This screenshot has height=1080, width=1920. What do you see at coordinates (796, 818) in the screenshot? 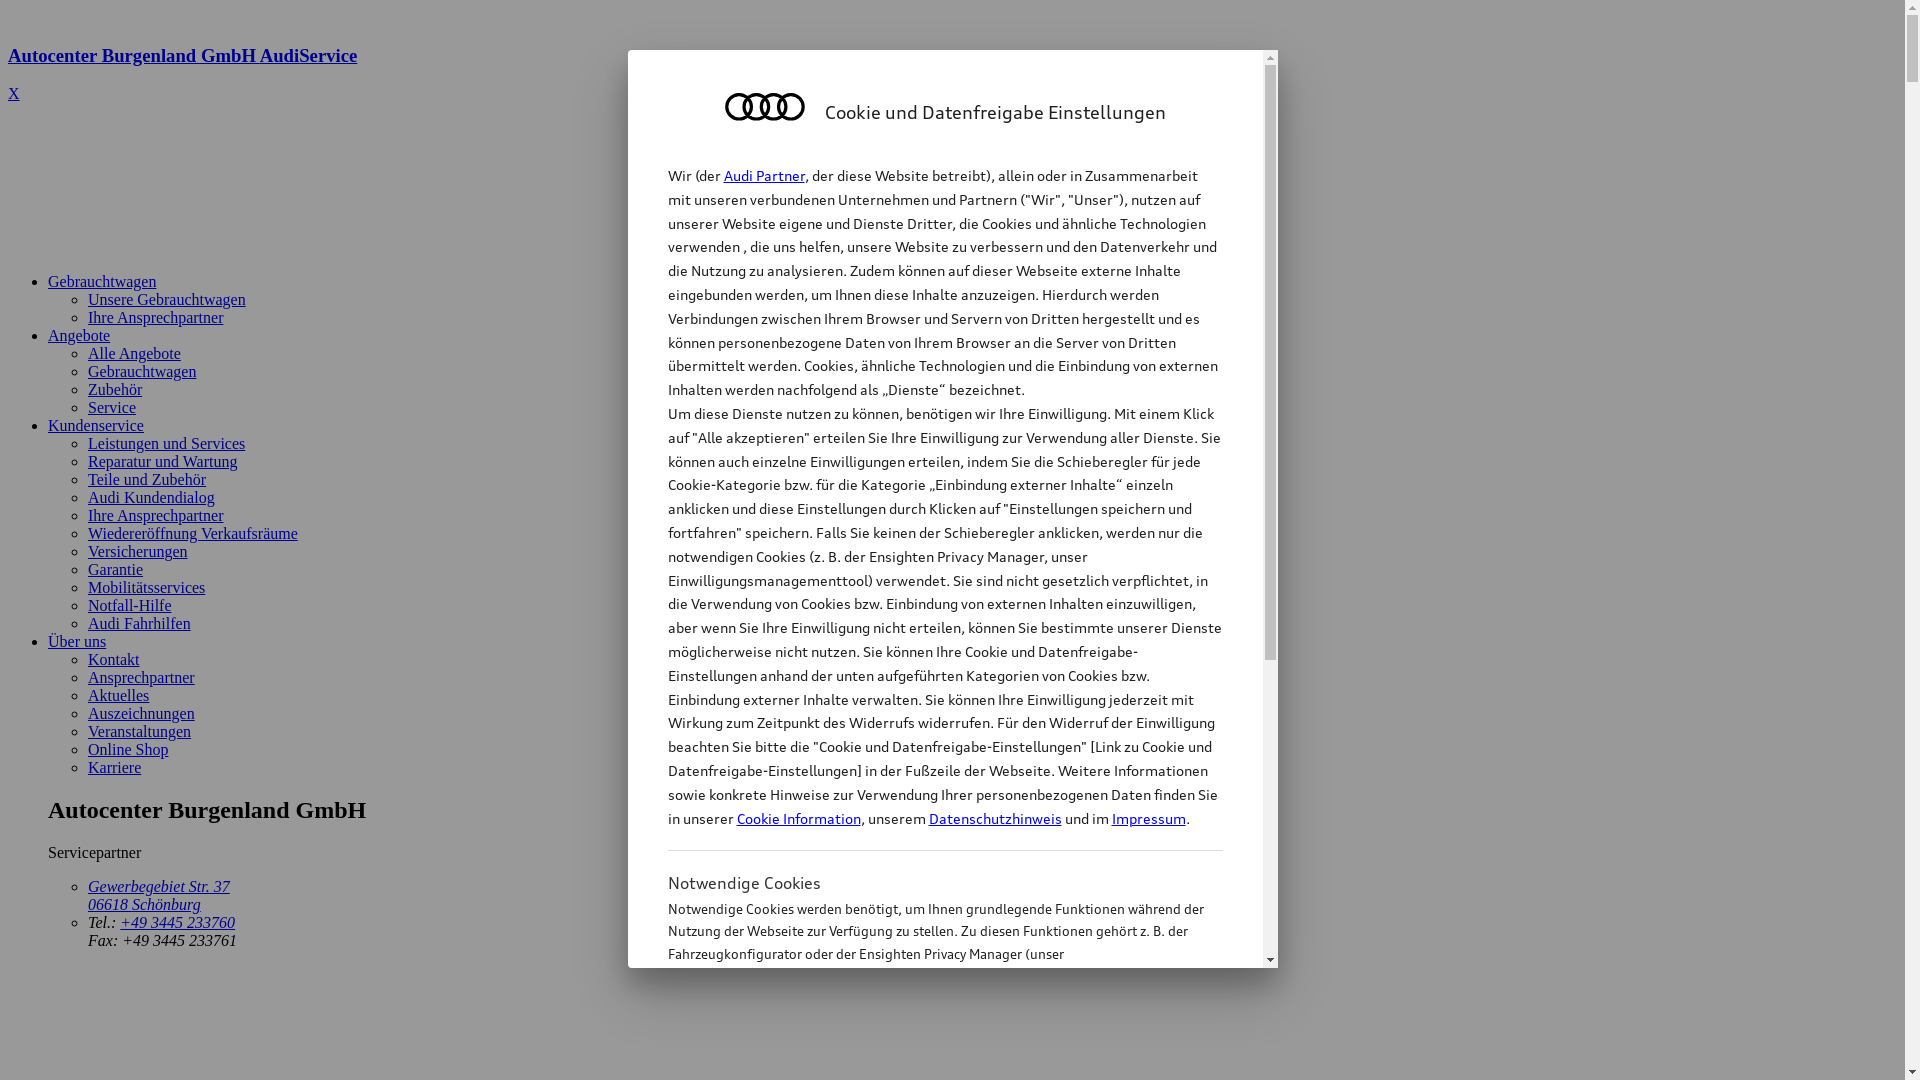
I see `'Cookie Information'` at bounding box center [796, 818].